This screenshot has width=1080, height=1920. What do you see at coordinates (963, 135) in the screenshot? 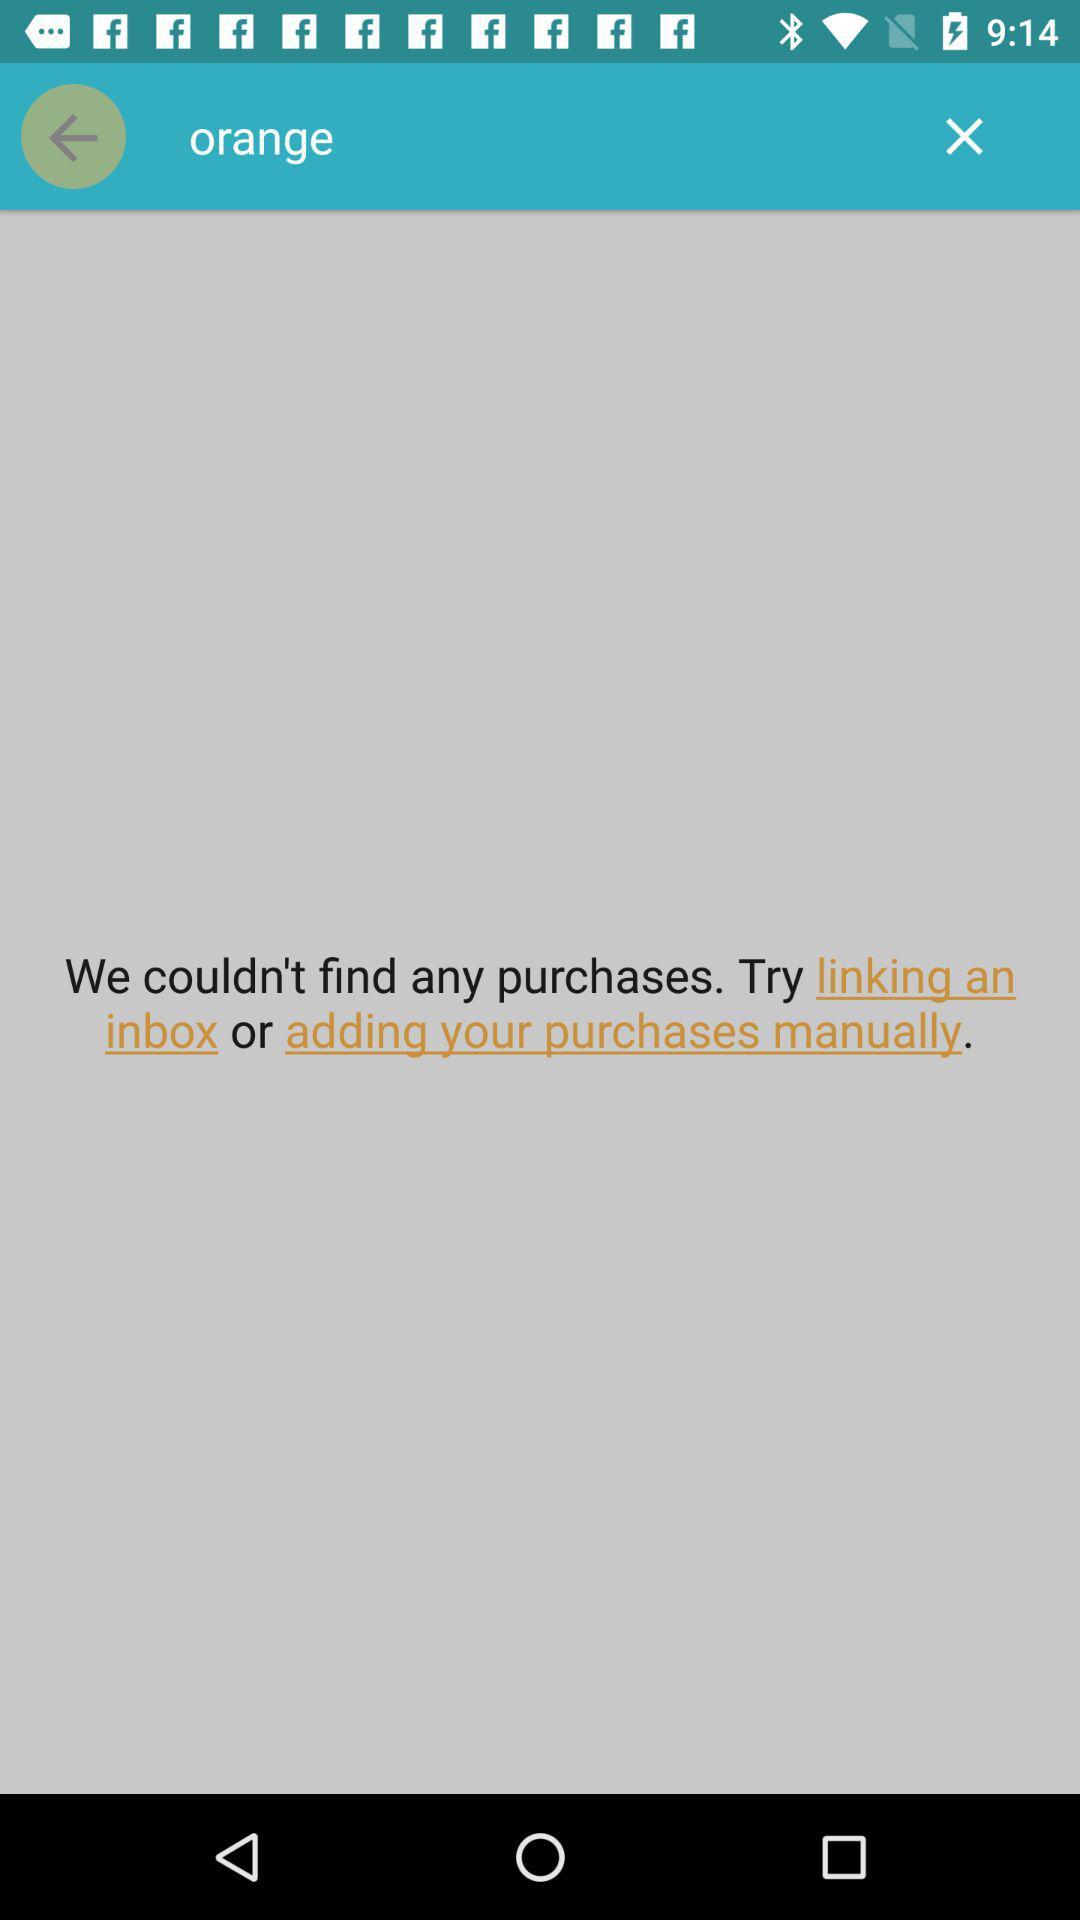
I see `icon next to the orange` at bounding box center [963, 135].